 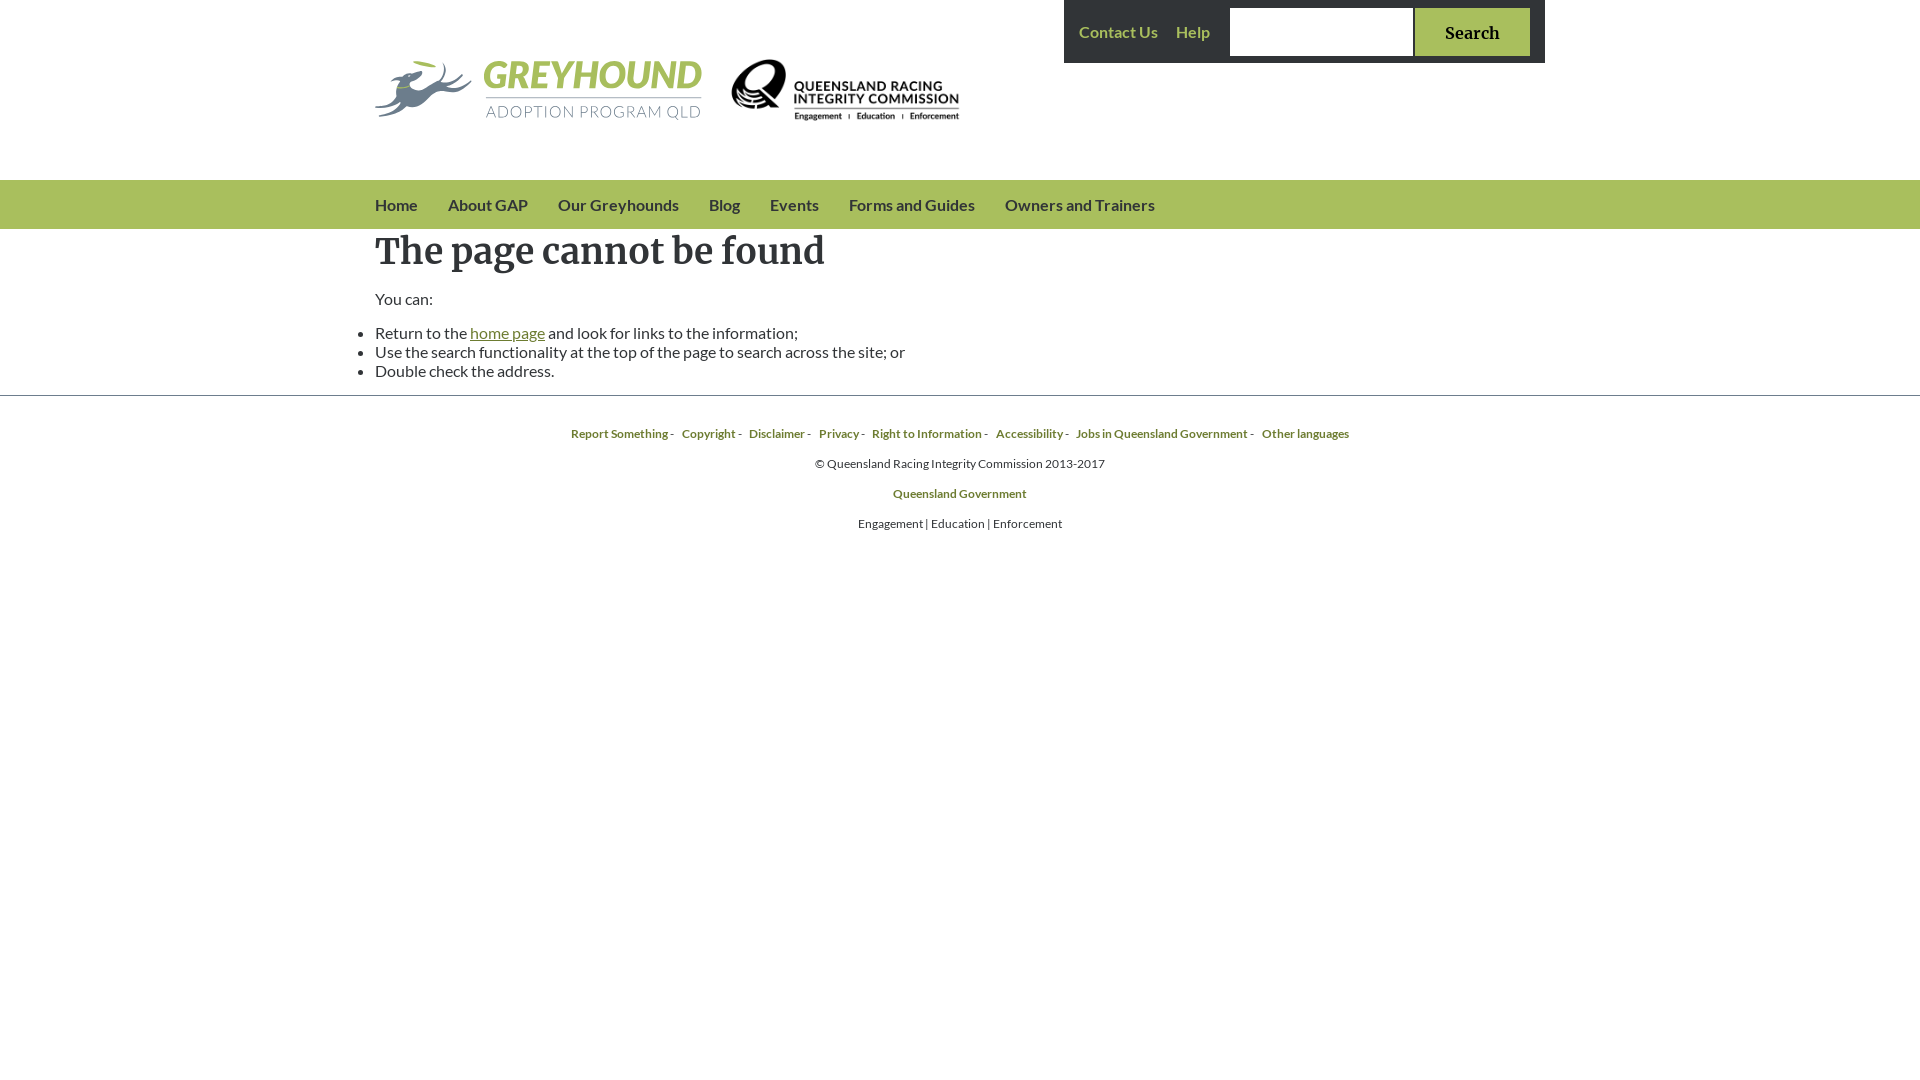 I want to click on 'Blog', so click(x=723, y=204).